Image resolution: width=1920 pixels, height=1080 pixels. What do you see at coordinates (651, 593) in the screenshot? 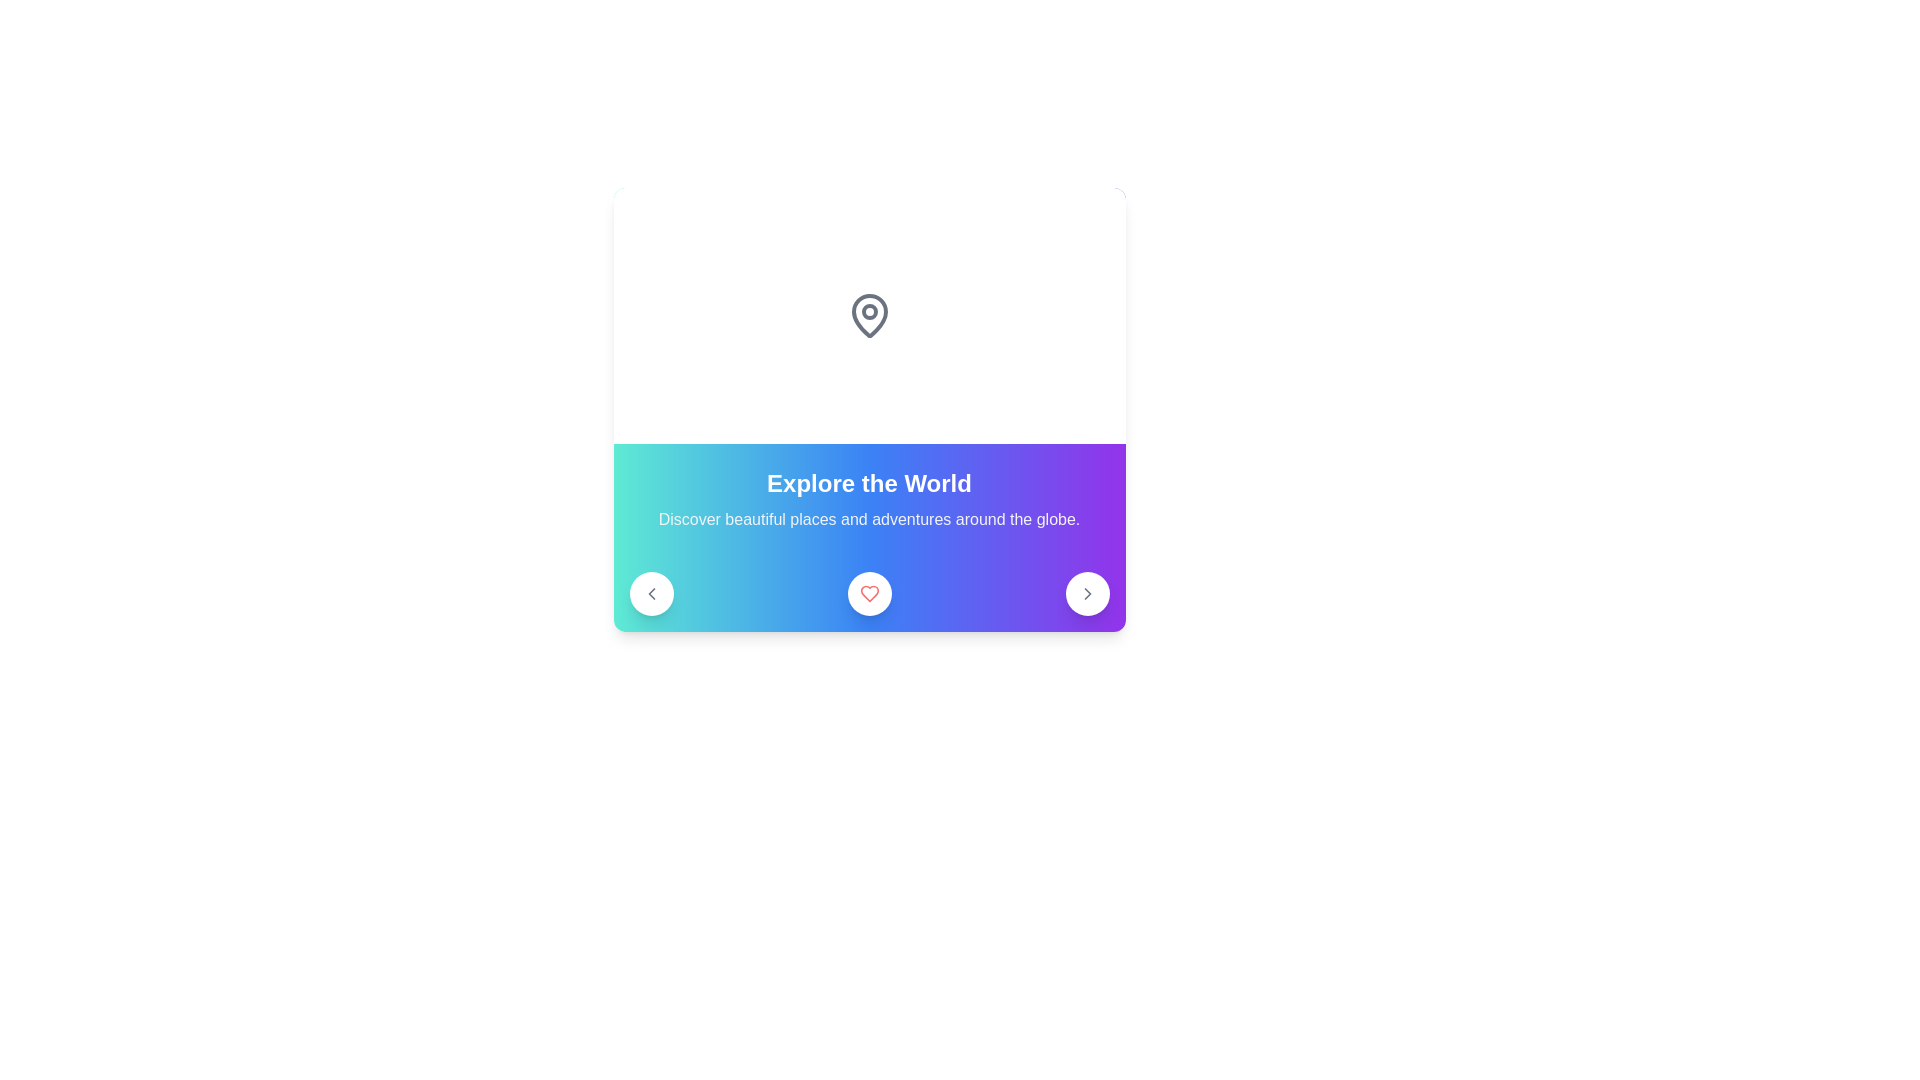
I see `the left navigation arrow SVG icon, which indicates backward navigation within the navigation area of the interface` at bounding box center [651, 593].